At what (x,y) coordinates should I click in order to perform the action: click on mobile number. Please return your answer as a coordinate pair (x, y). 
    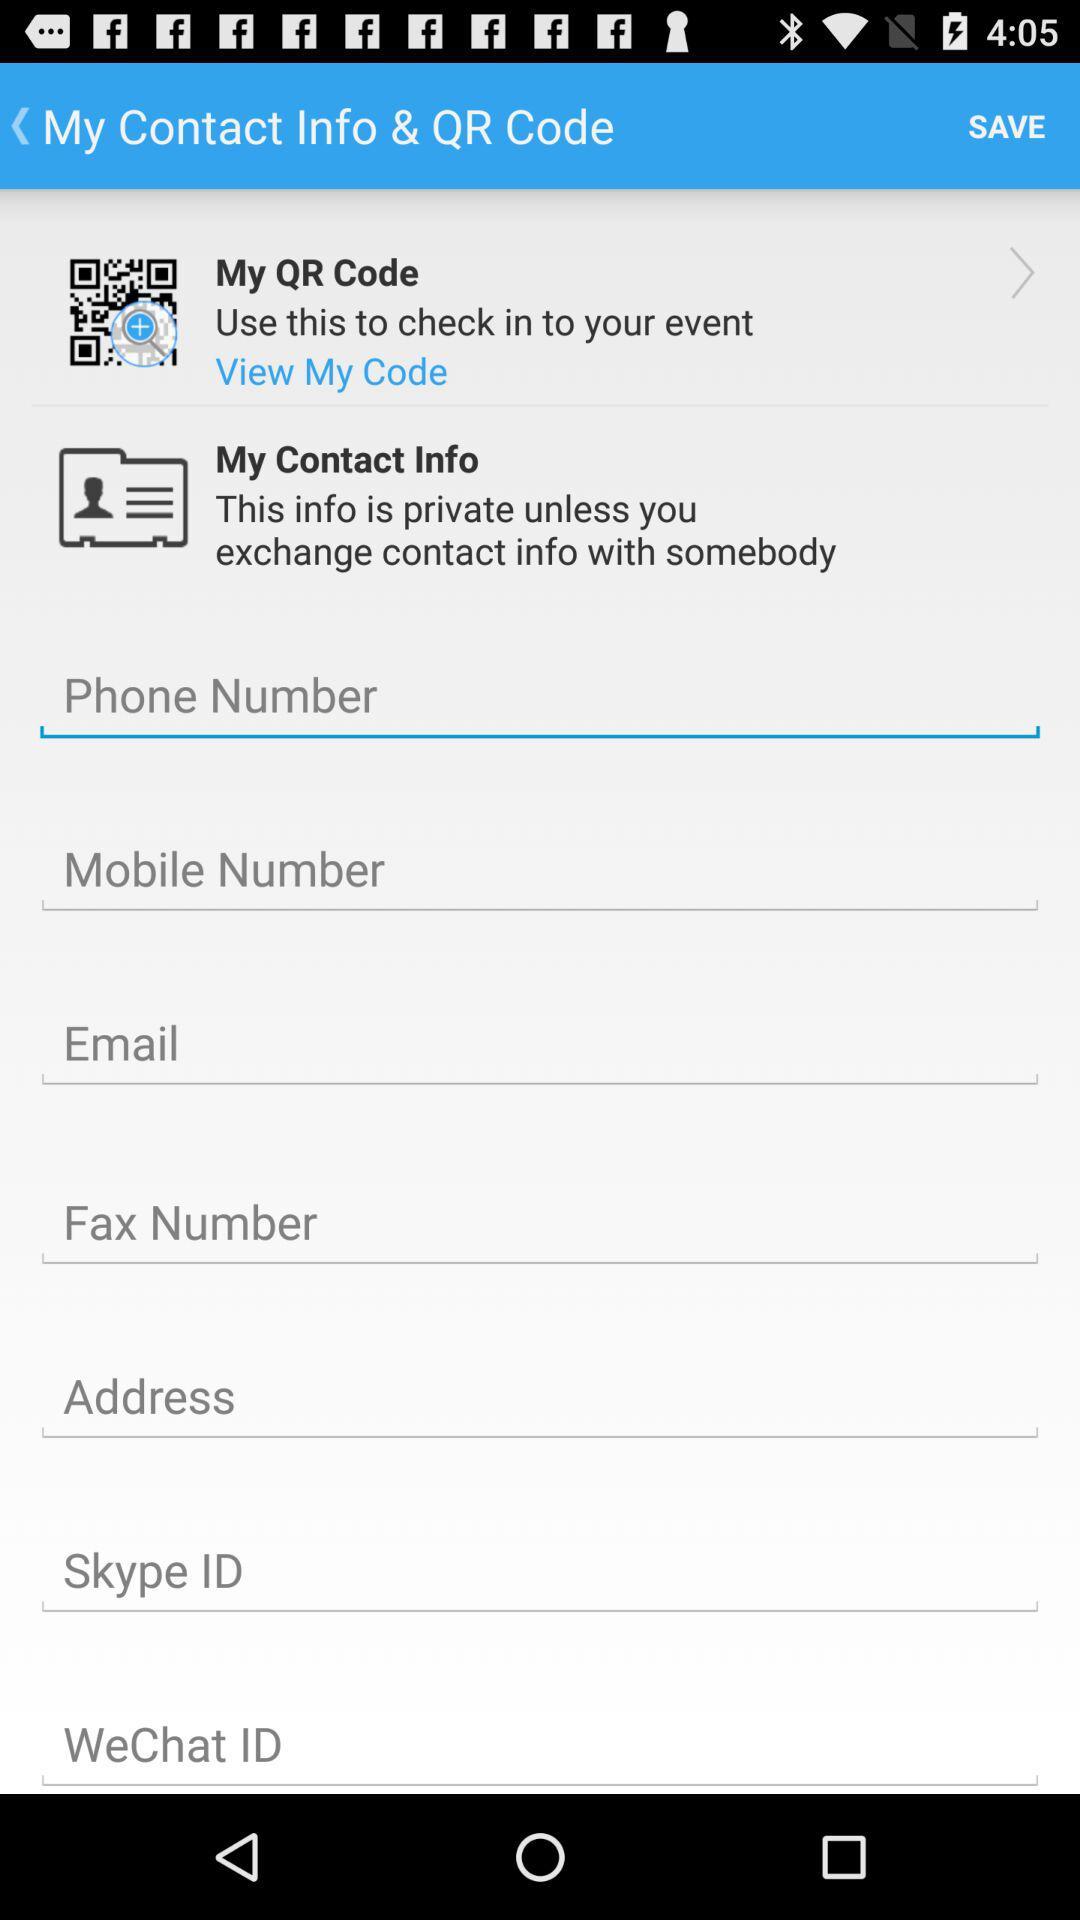
    Looking at the image, I should click on (540, 869).